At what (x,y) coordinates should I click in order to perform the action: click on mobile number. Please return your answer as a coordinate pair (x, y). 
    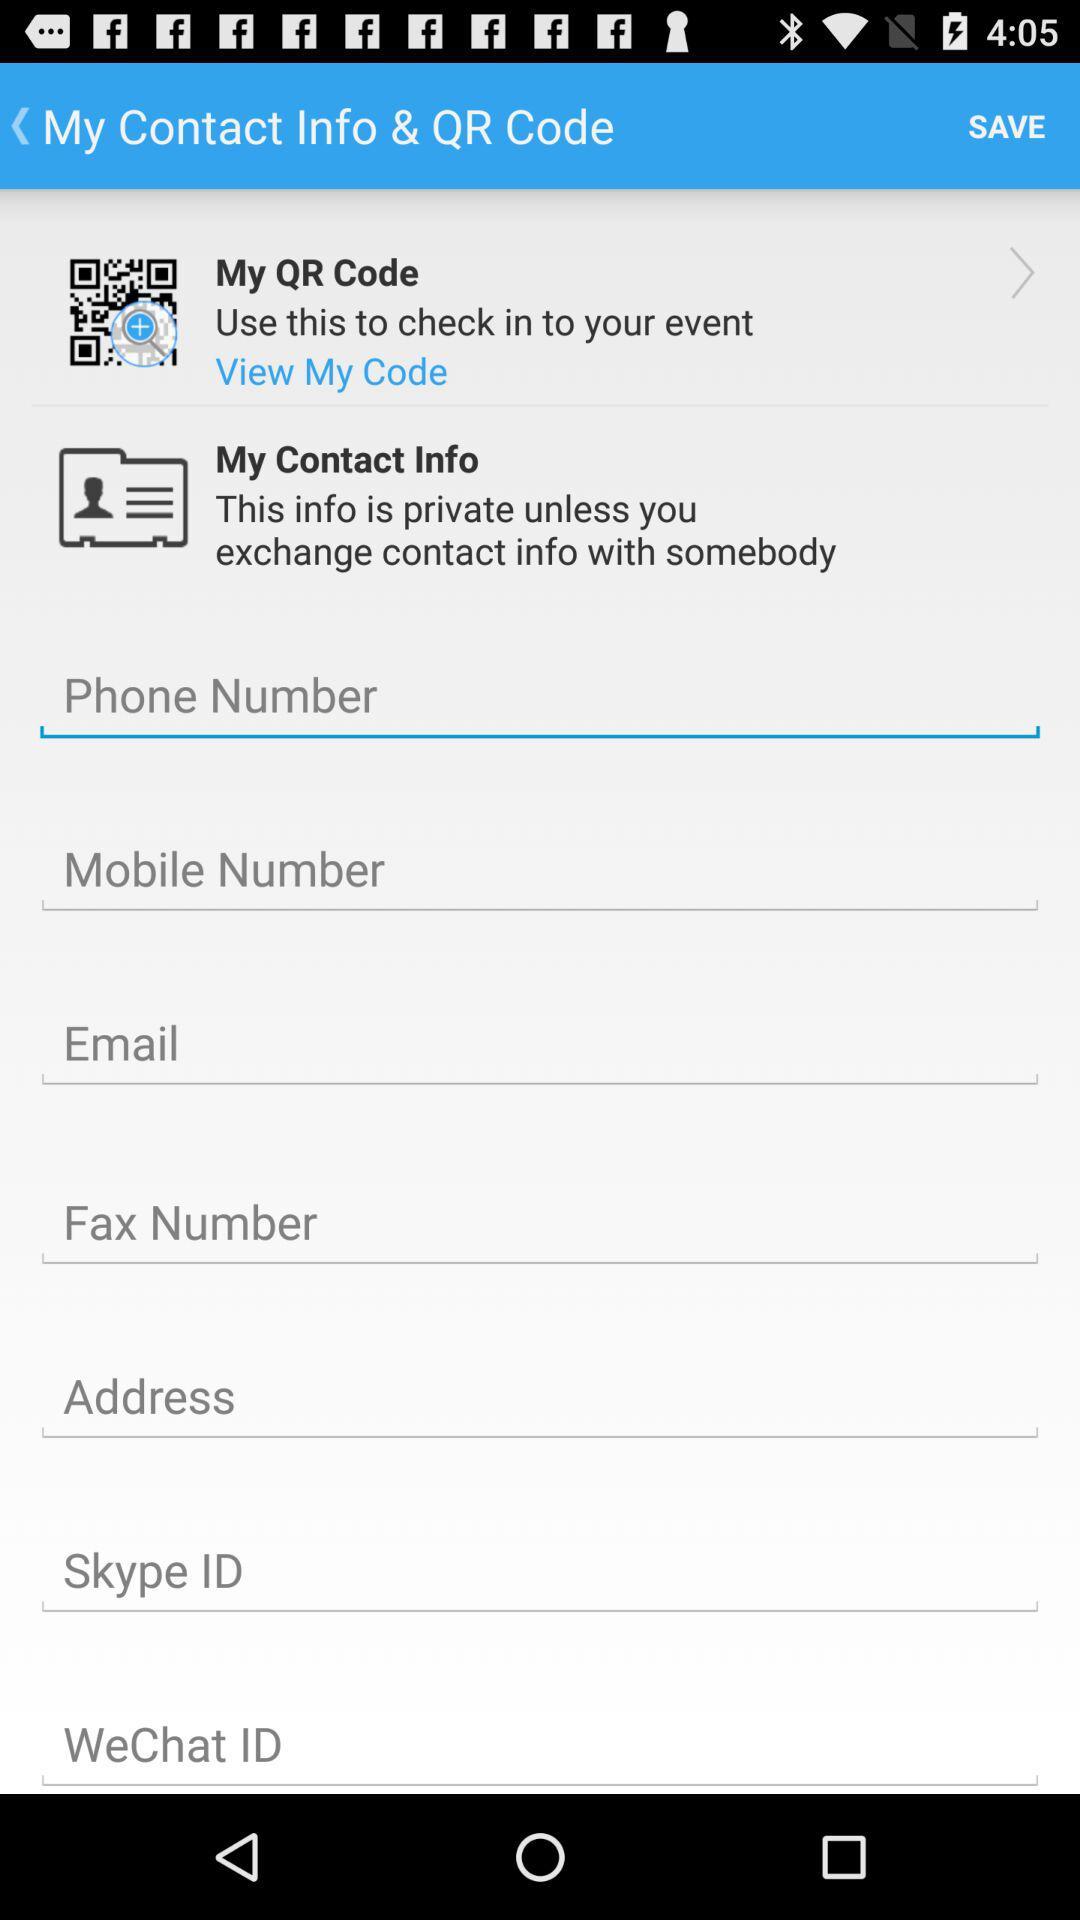
    Looking at the image, I should click on (540, 869).